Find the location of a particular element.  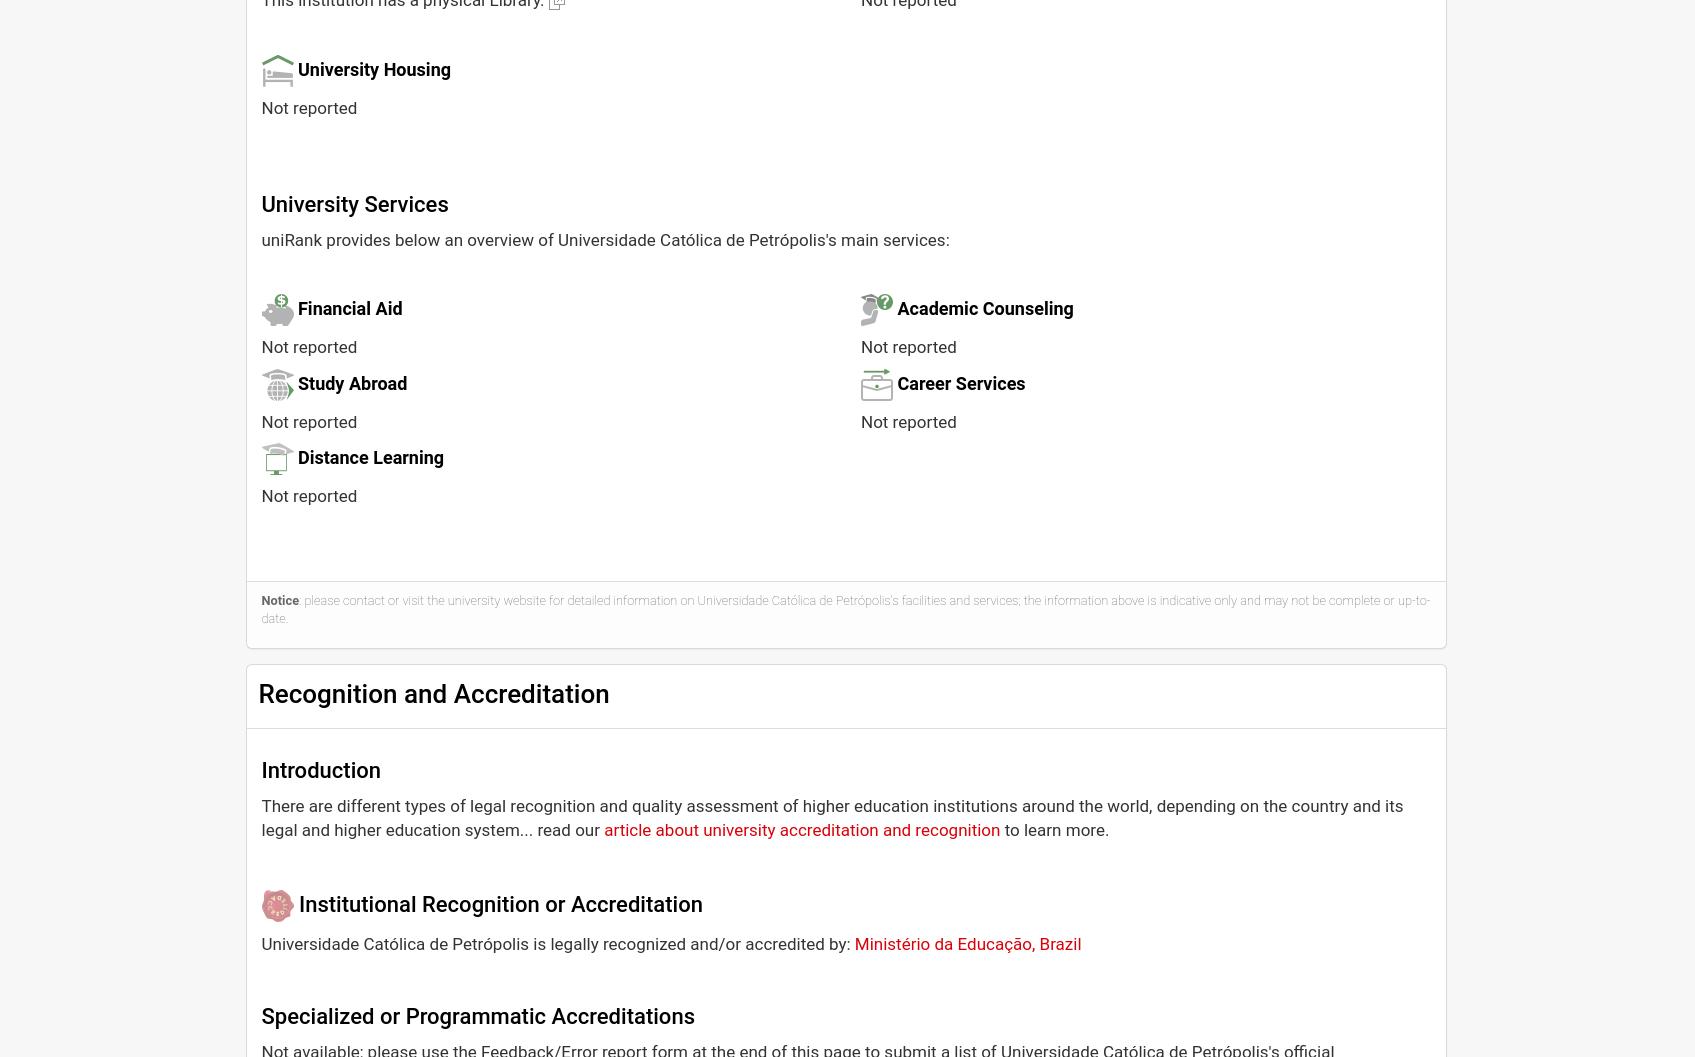

'University Services' is located at coordinates (353, 203).